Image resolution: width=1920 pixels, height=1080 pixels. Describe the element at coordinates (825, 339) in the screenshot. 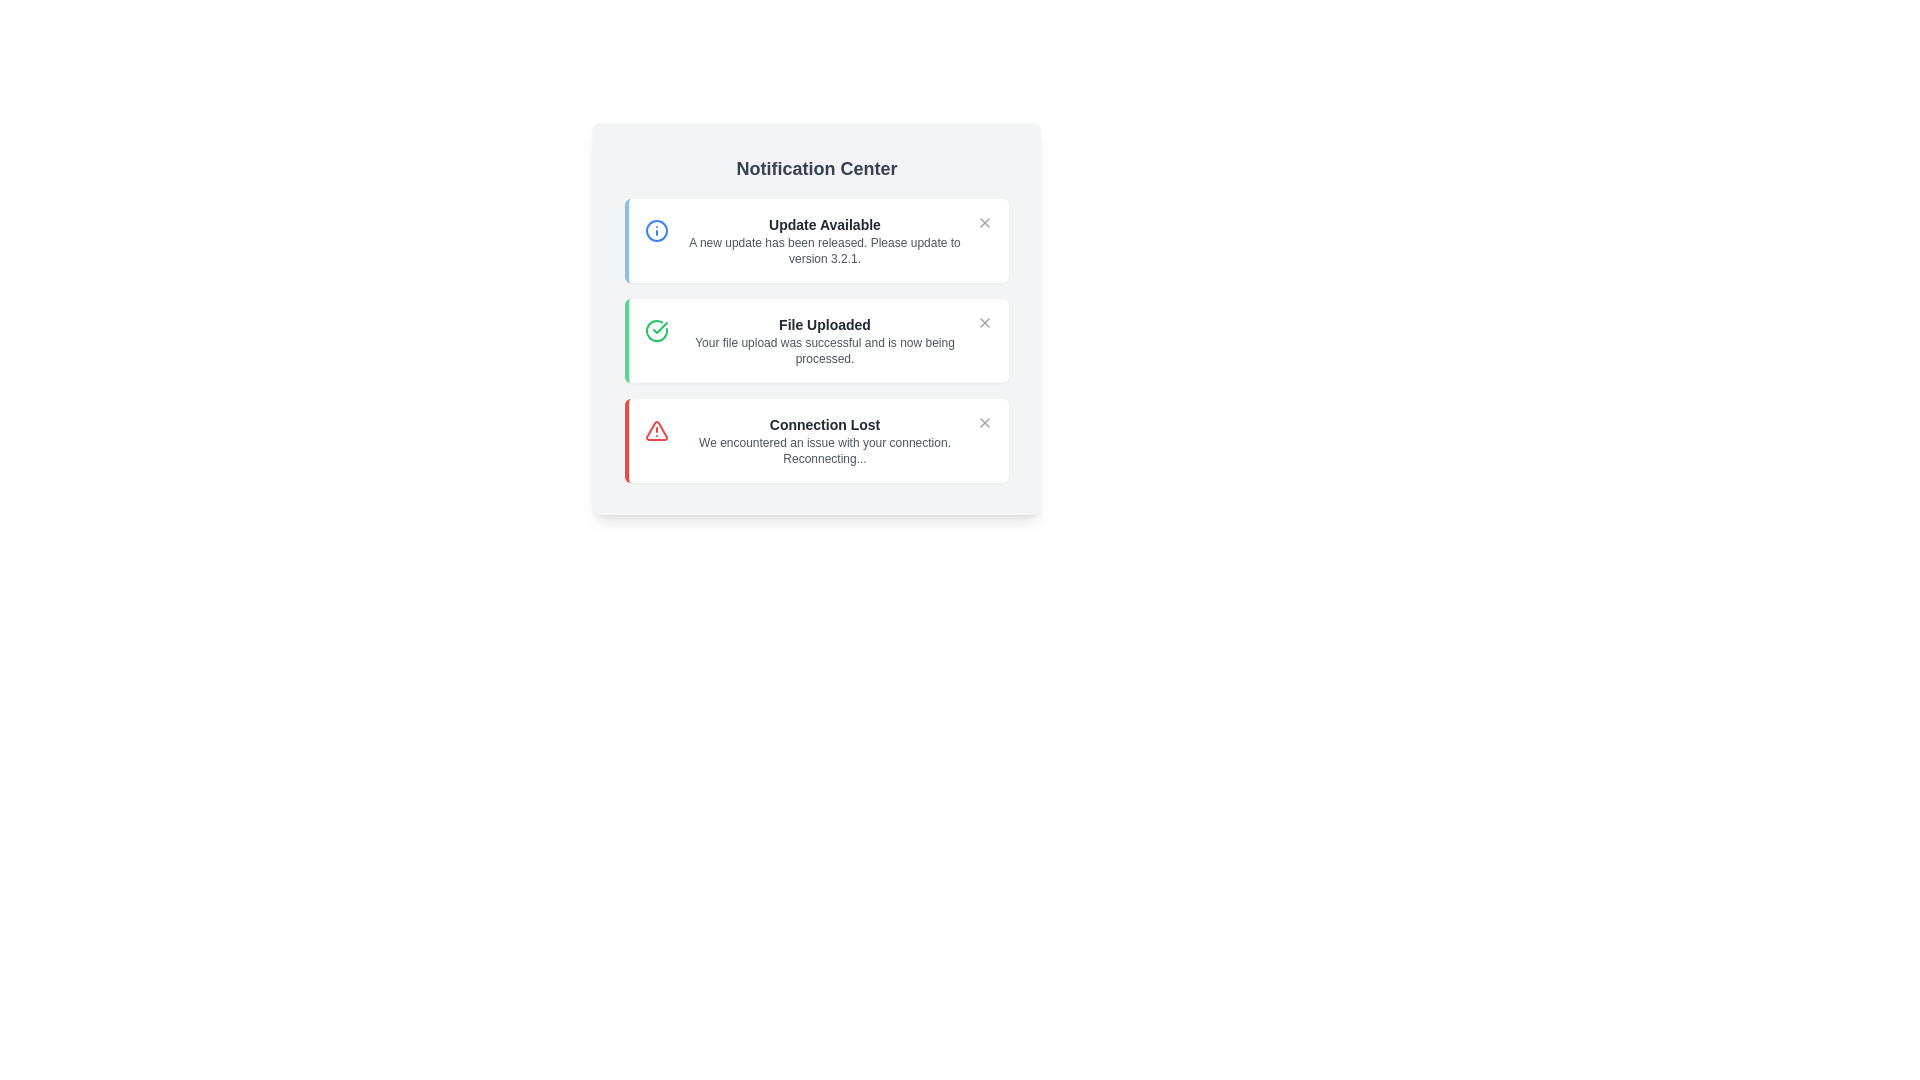

I see `notification text indicating that the file upload was successful, which is located in the second notification box of the Notification Center` at that location.